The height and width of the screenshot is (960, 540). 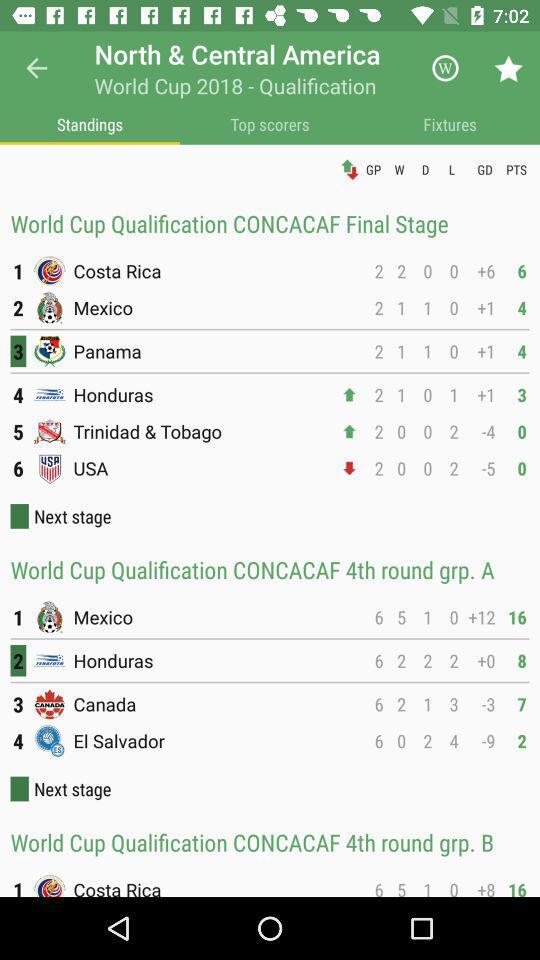 I want to click on item above fixtures app, so click(x=445, y=68).